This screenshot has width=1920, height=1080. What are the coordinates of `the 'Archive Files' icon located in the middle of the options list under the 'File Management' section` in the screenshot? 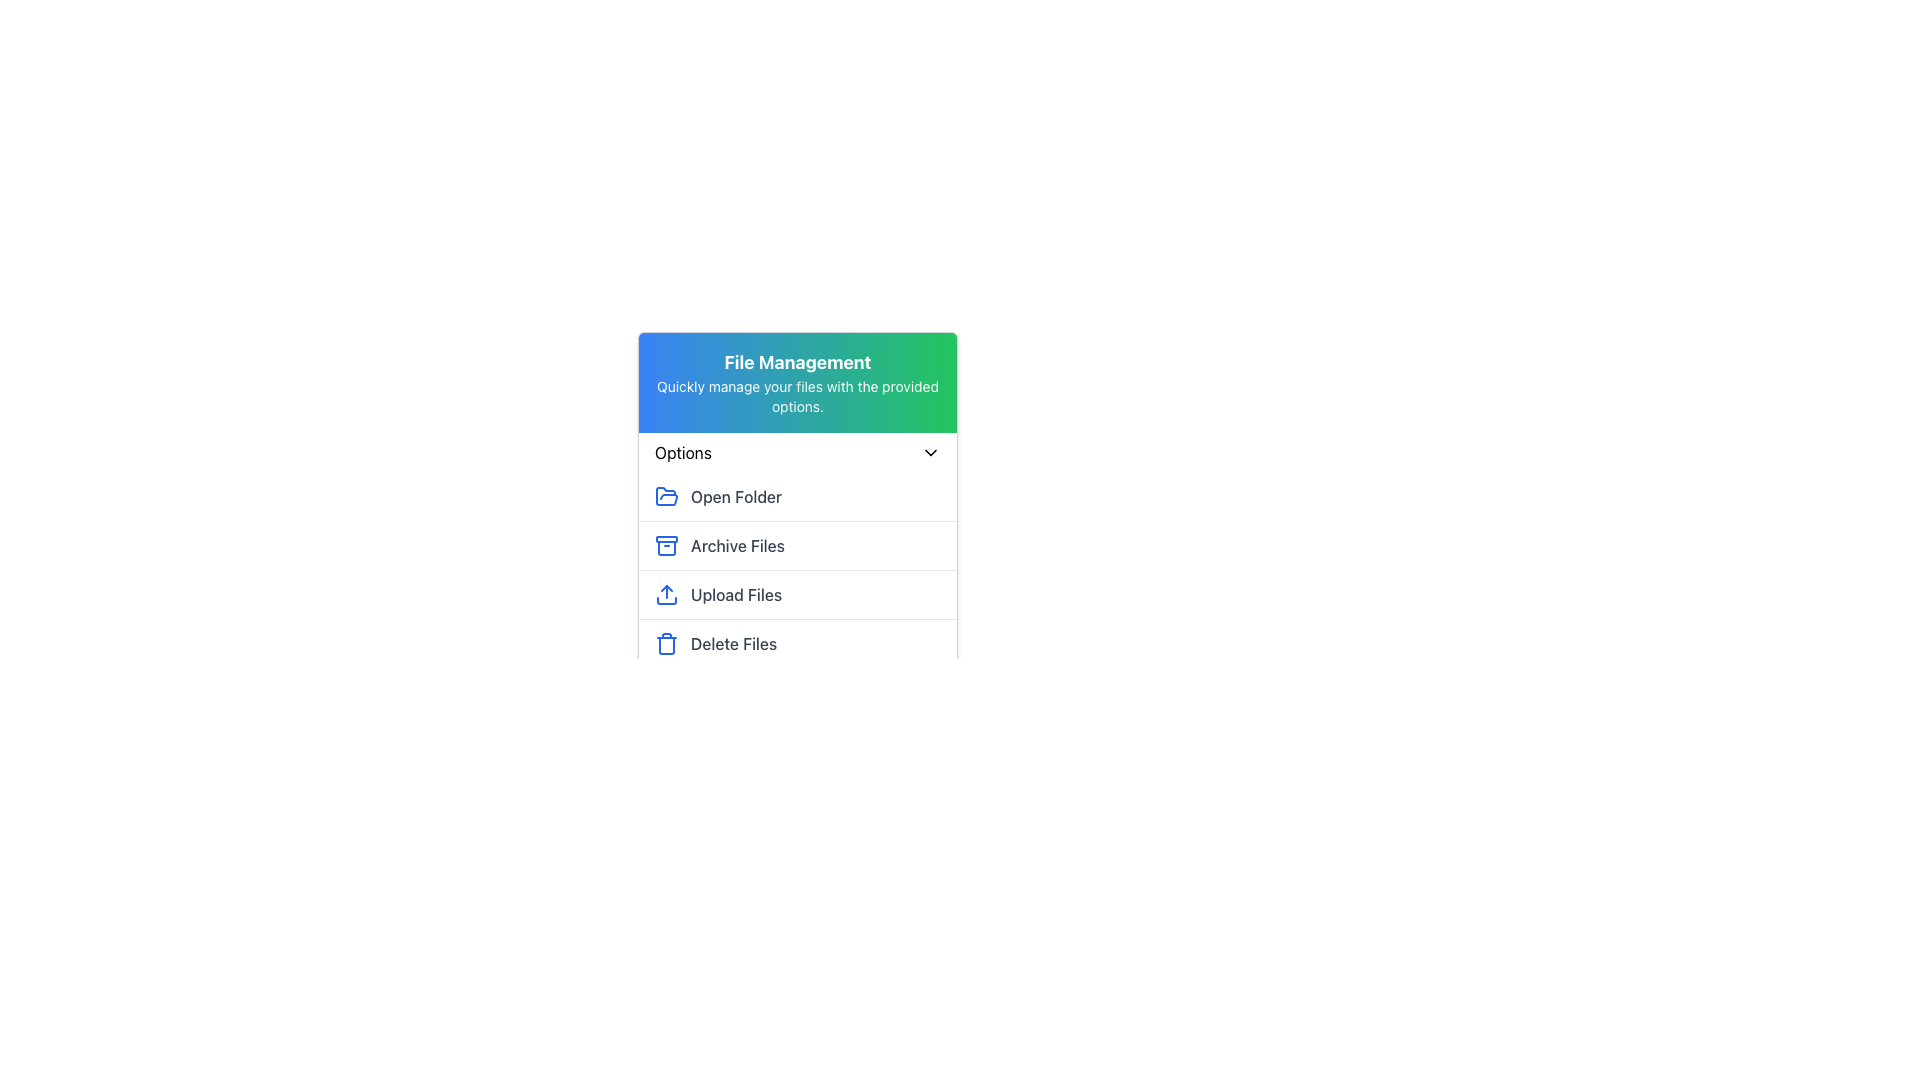 It's located at (667, 546).